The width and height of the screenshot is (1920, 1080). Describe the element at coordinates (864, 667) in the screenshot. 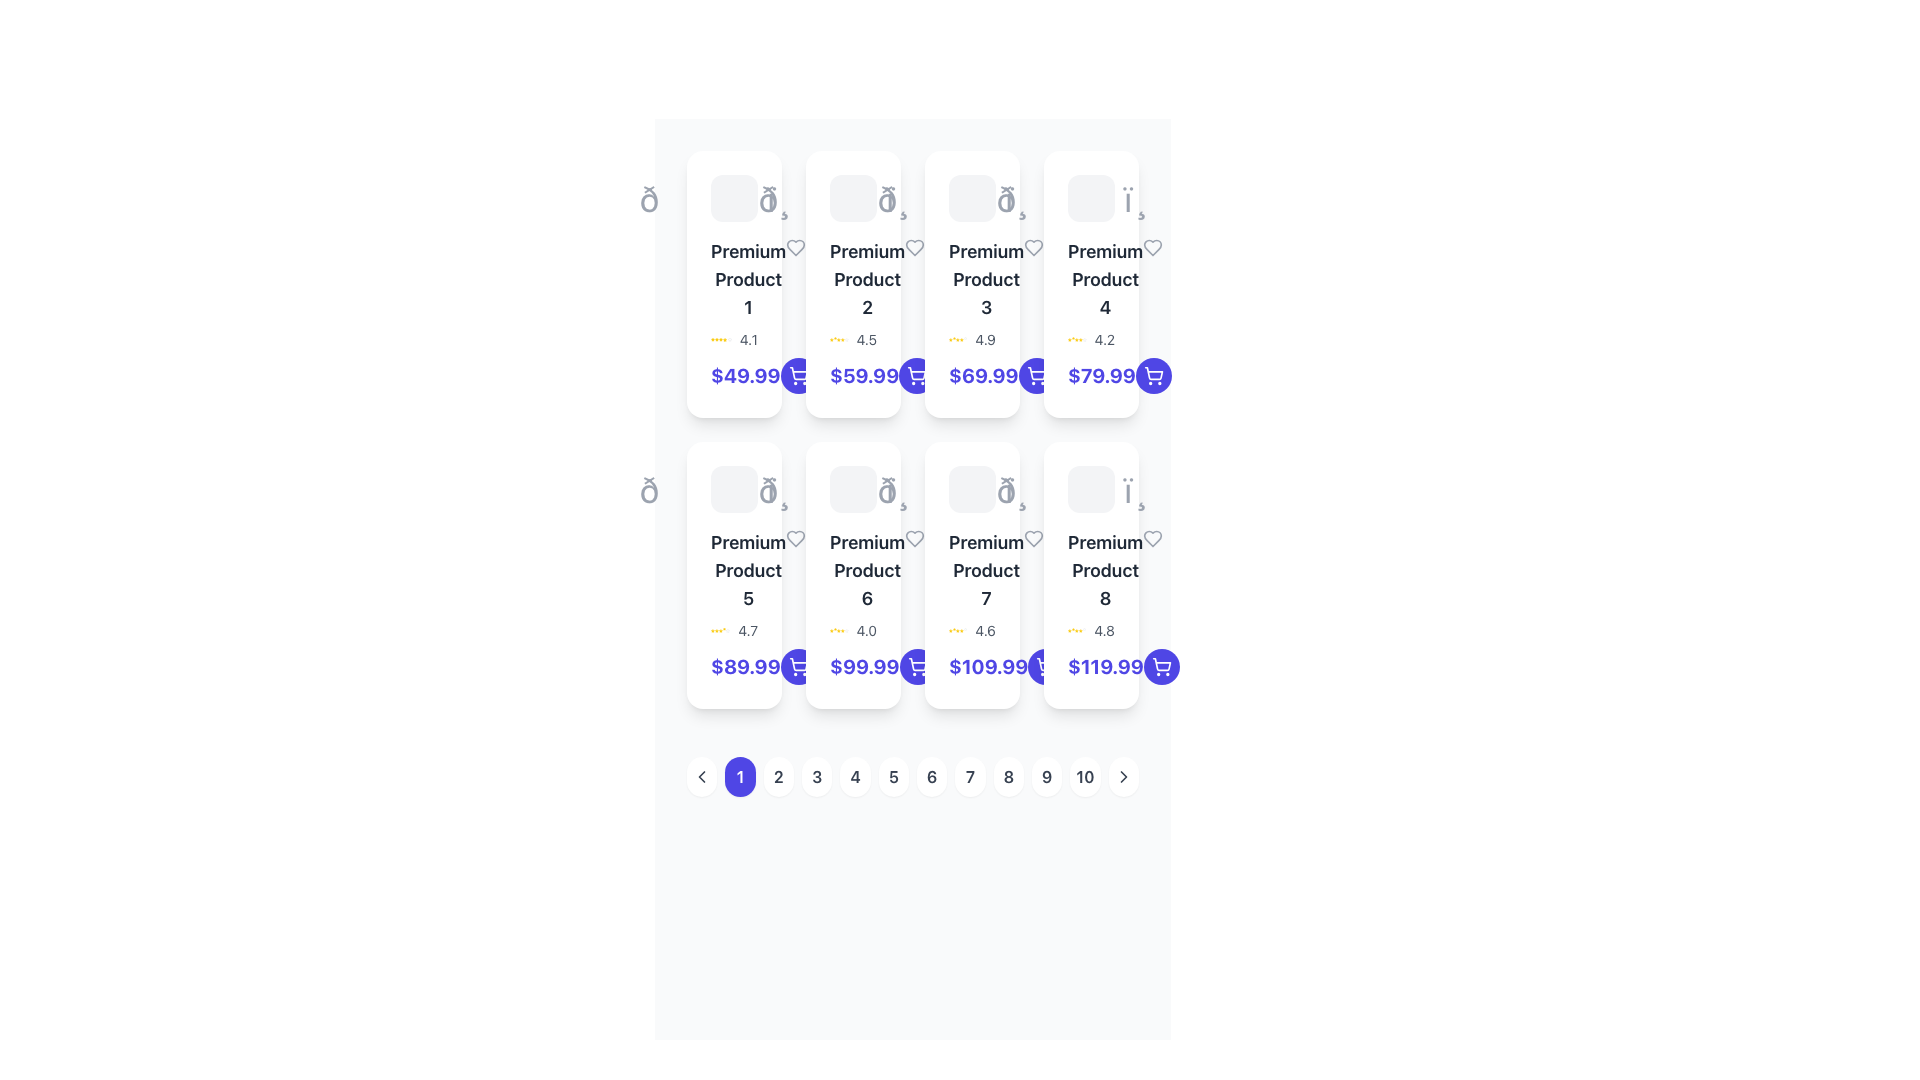

I see `the bold, indigo text label displaying the price '$99.99', which is centrally located in the product display card layout, above the shopping cart button` at that location.